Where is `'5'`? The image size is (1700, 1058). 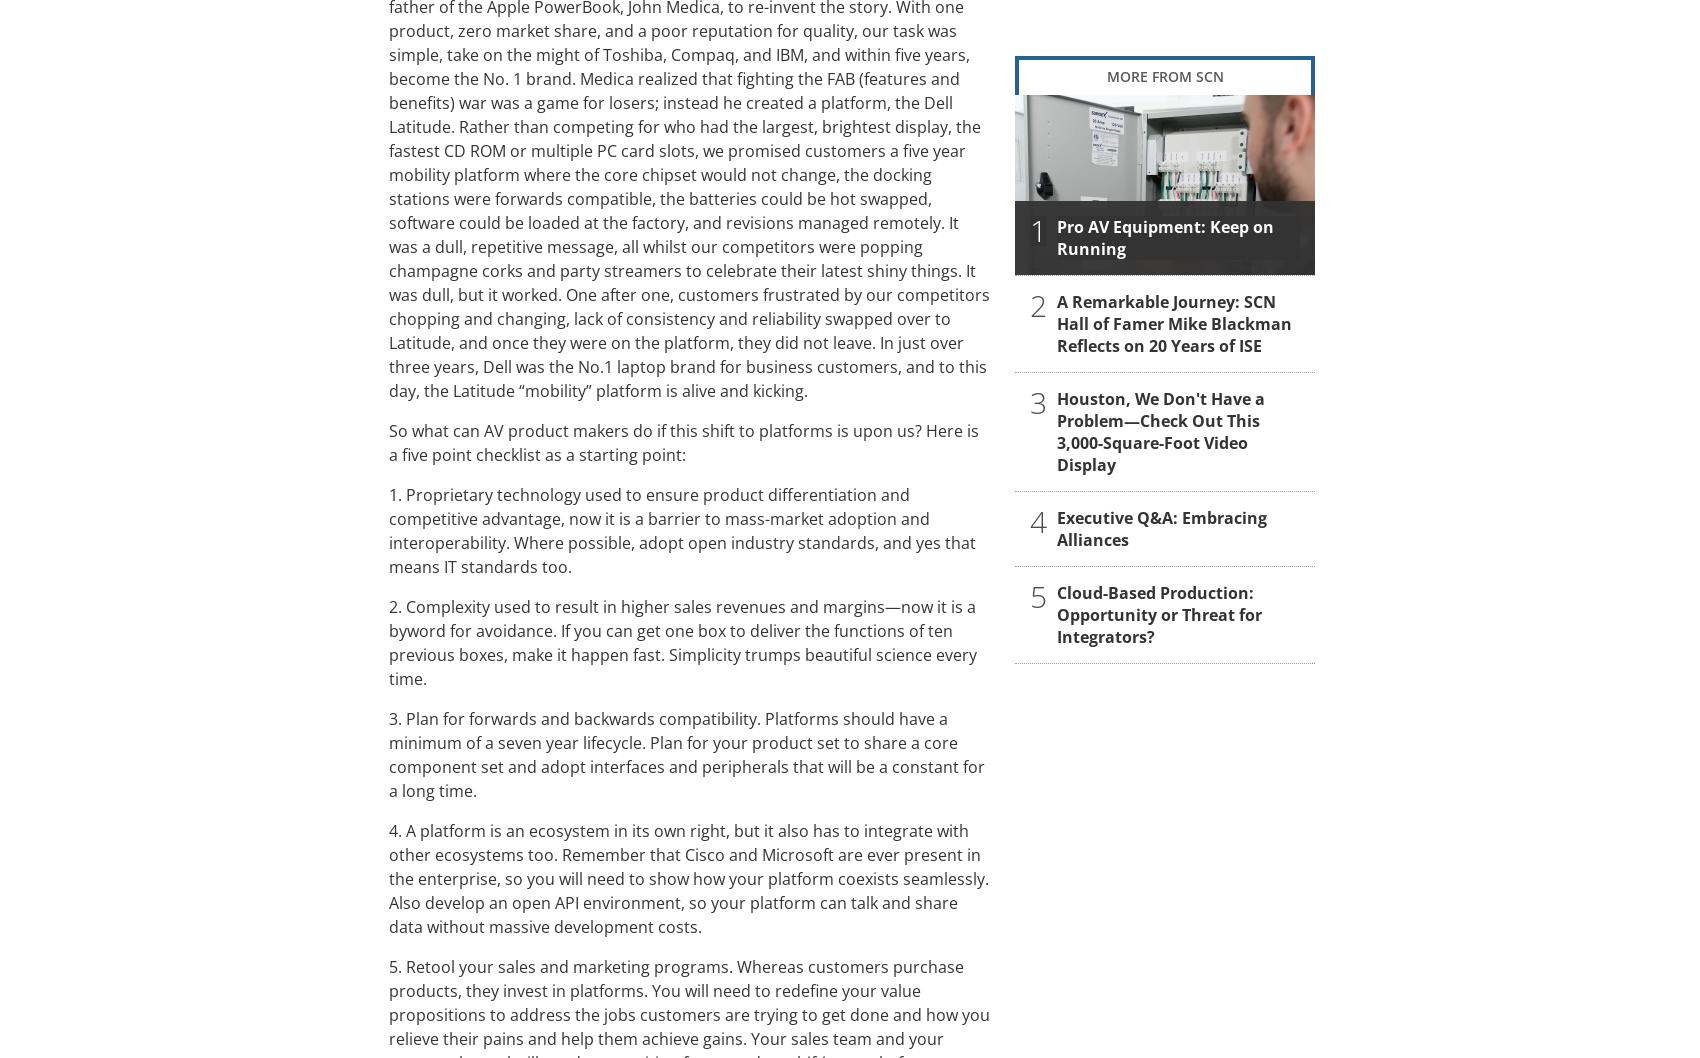
'5' is located at coordinates (1037, 595).